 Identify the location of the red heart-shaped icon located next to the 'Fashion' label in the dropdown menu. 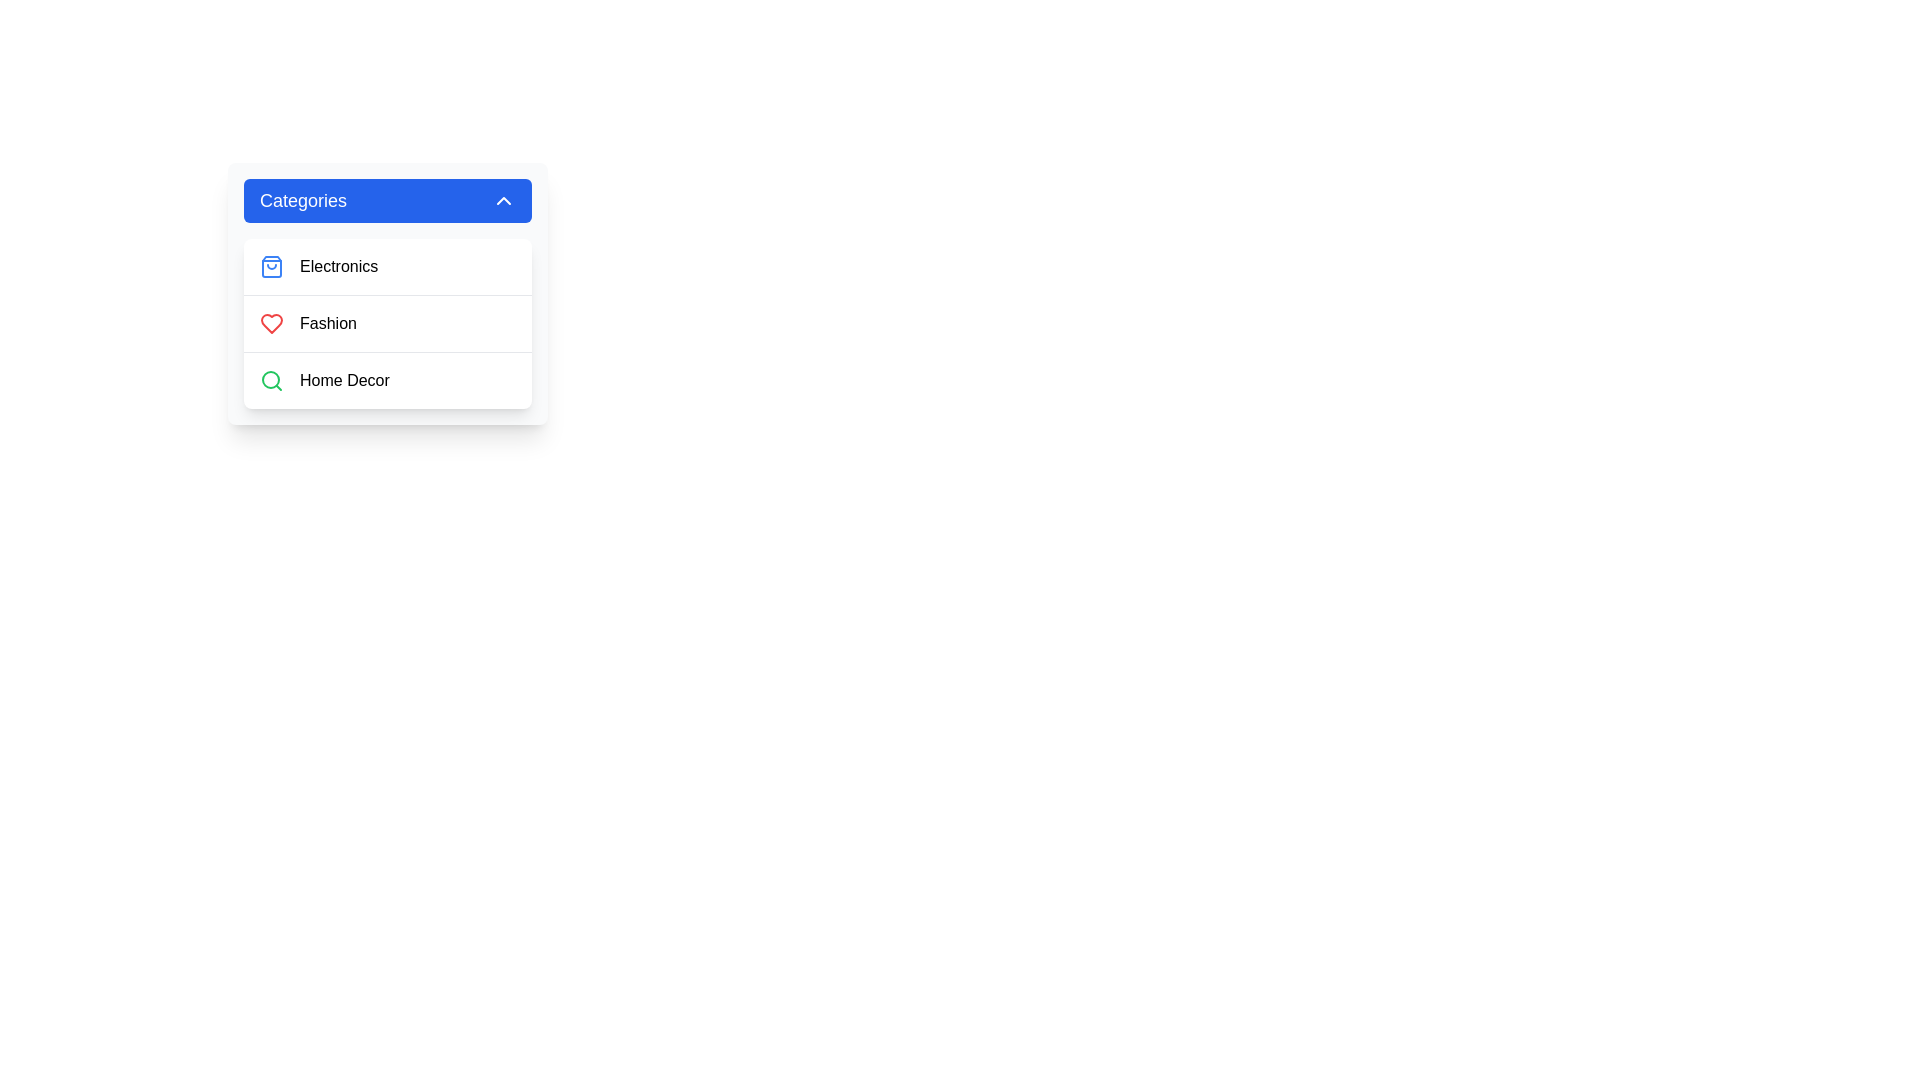
(271, 323).